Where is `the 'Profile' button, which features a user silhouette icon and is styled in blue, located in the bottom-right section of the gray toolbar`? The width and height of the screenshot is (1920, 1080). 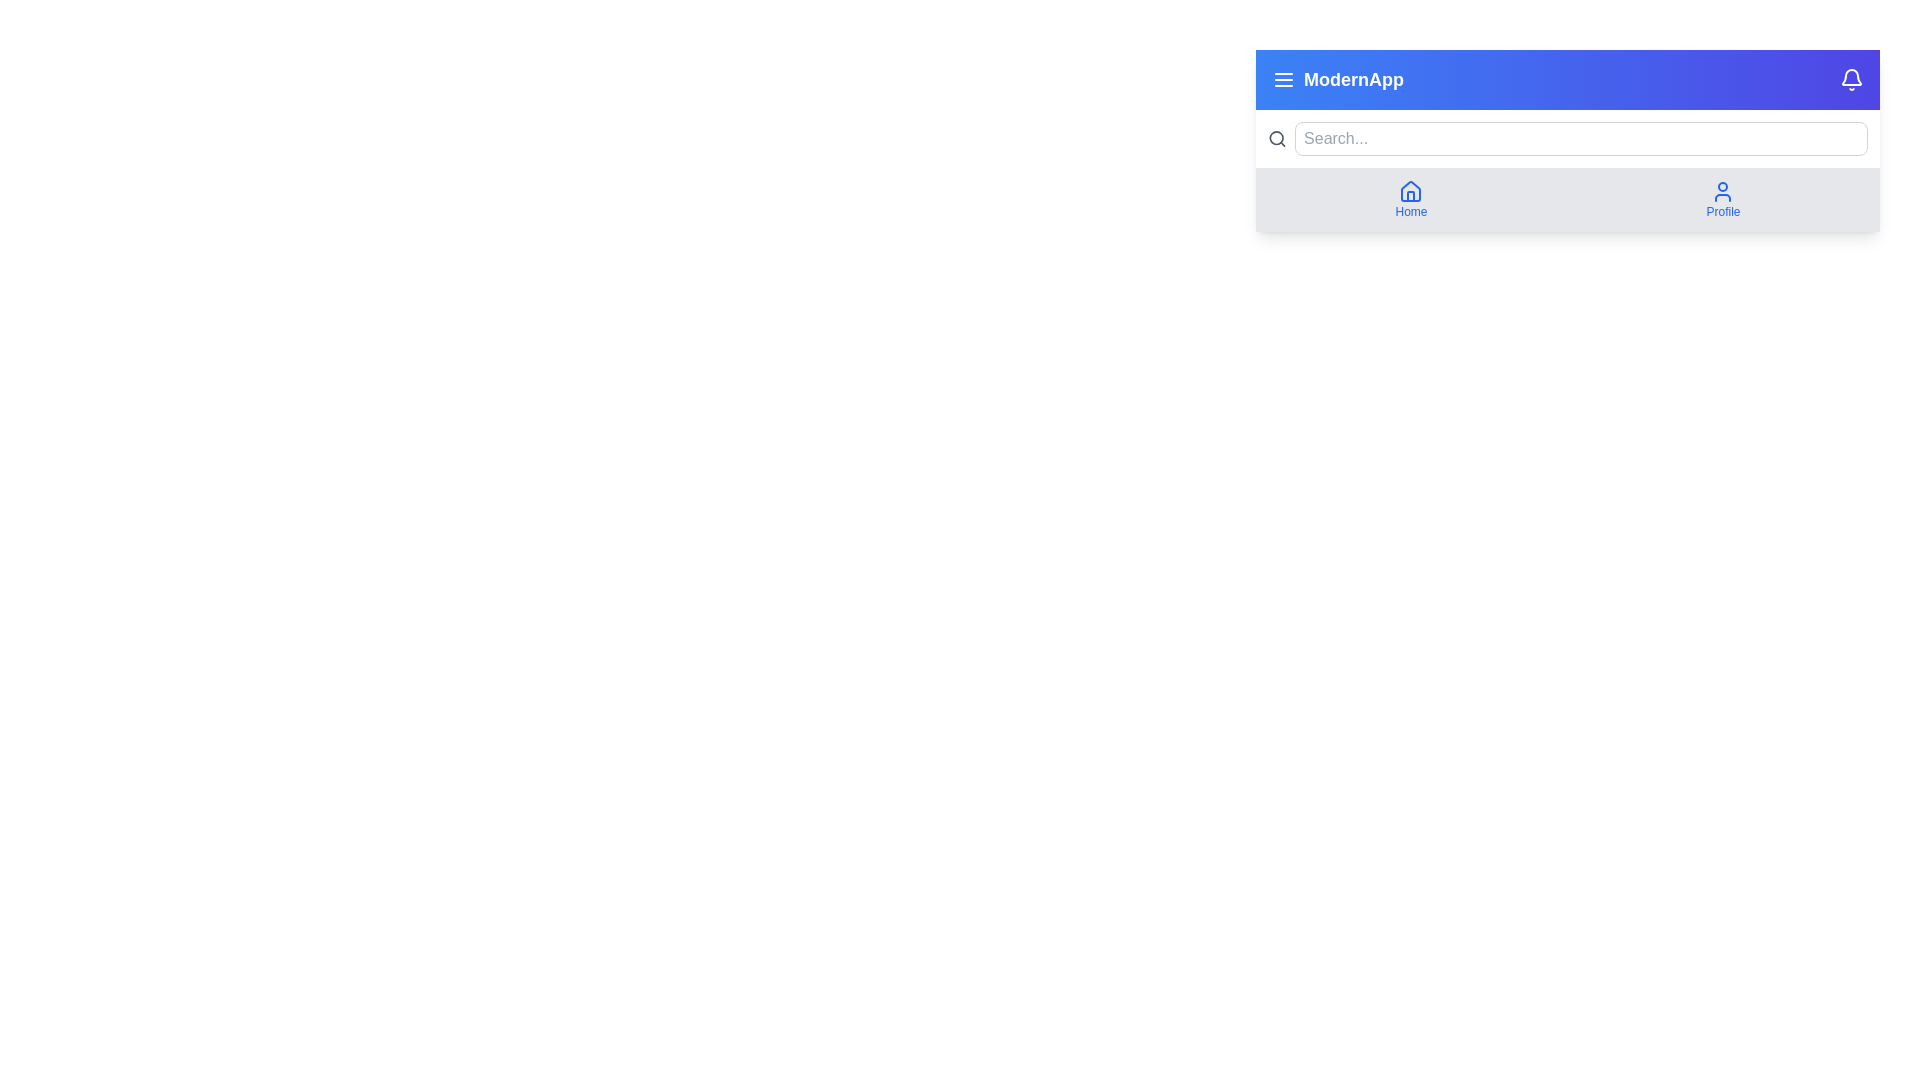
the 'Profile' button, which features a user silhouette icon and is styled in blue, located in the bottom-right section of the gray toolbar is located at coordinates (1722, 200).